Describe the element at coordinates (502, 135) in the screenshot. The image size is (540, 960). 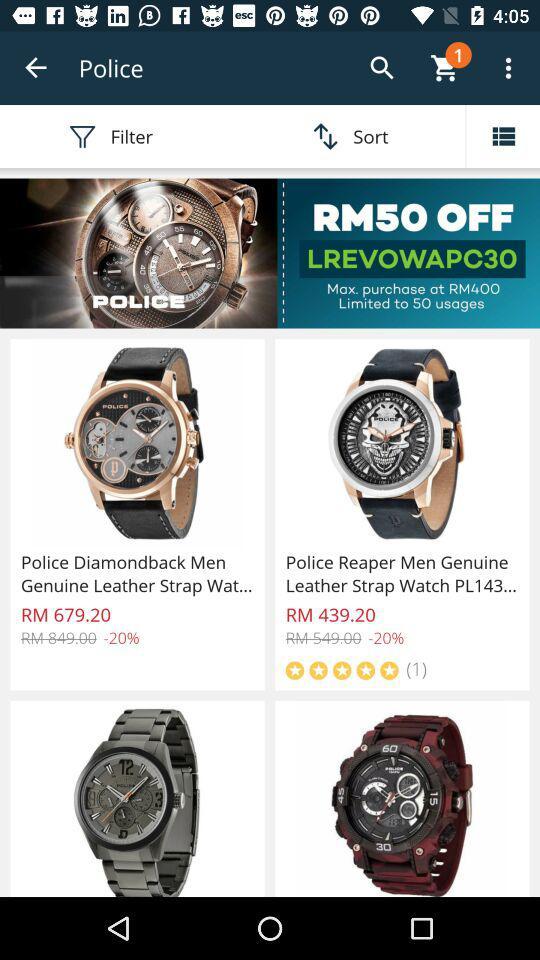
I see `show options in list` at that location.